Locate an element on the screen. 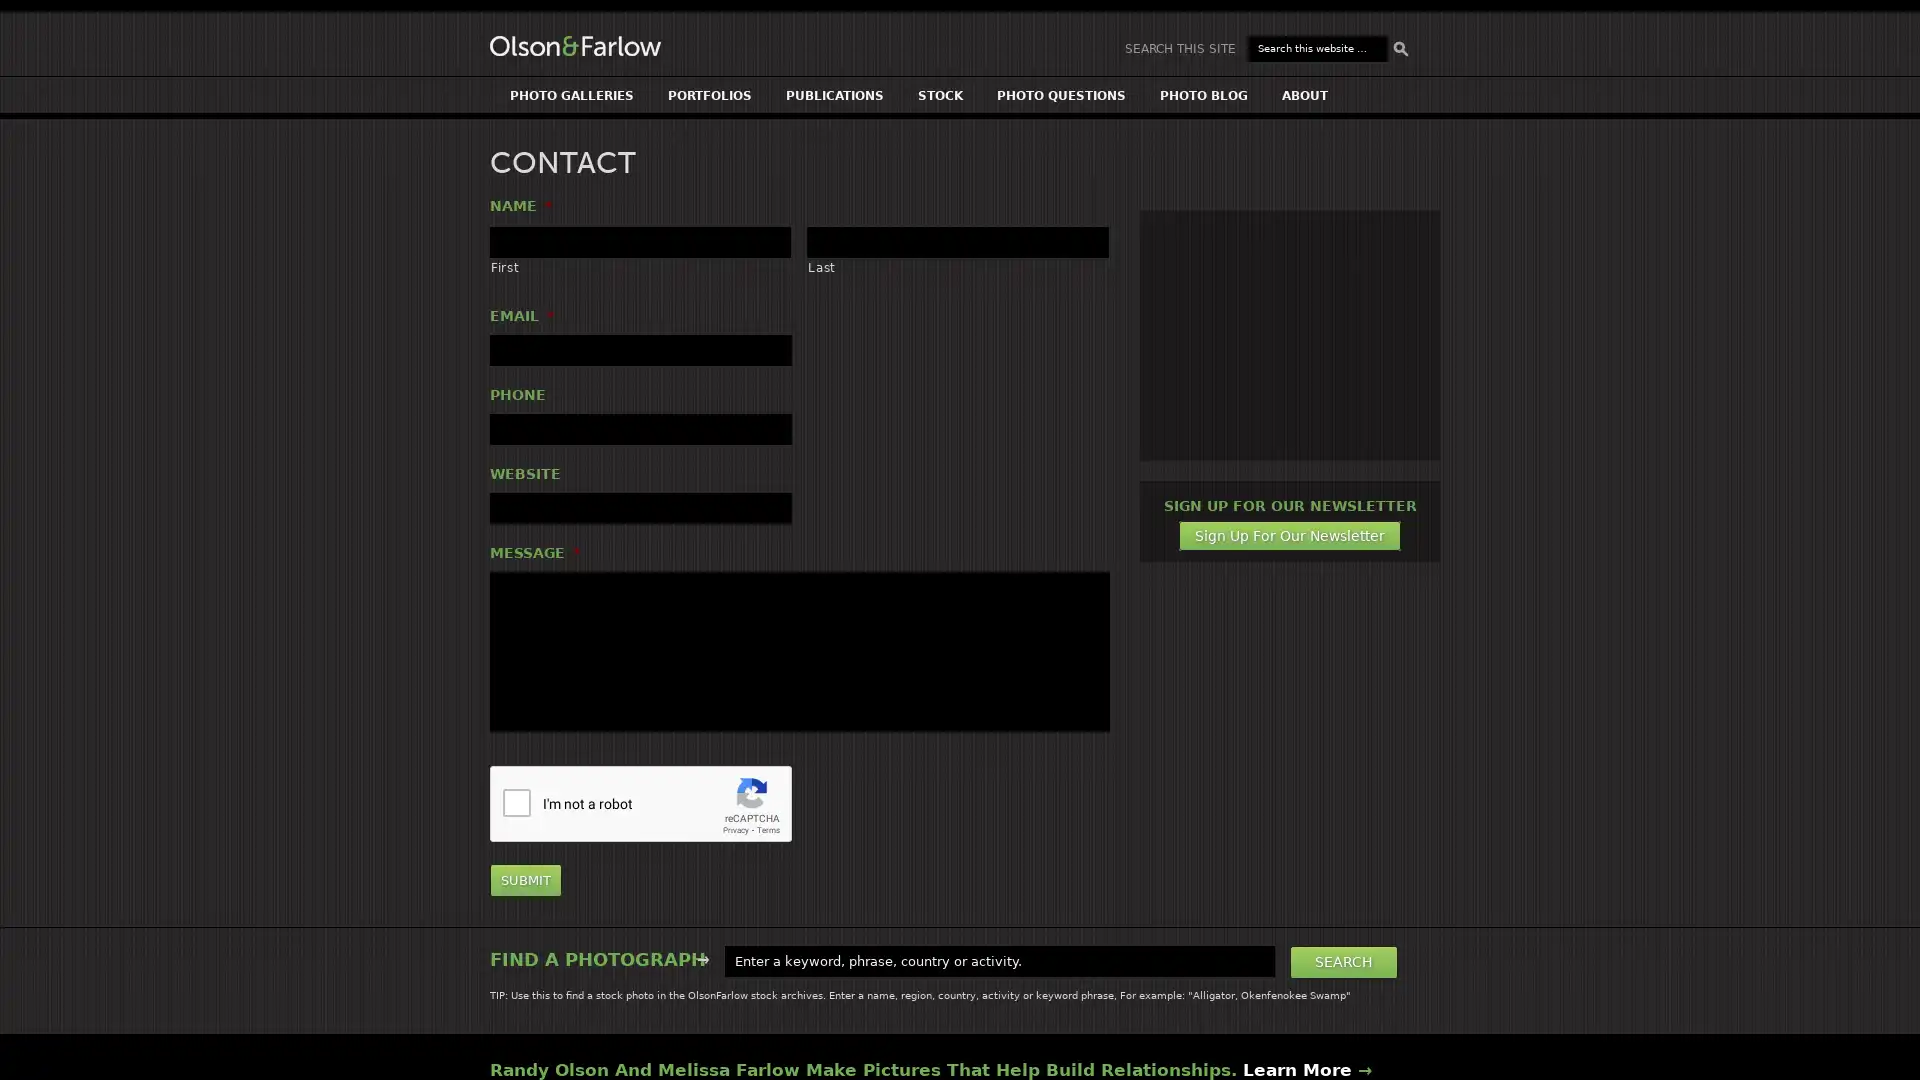 Image resolution: width=1920 pixels, height=1080 pixels. Search is located at coordinates (1400, 48).